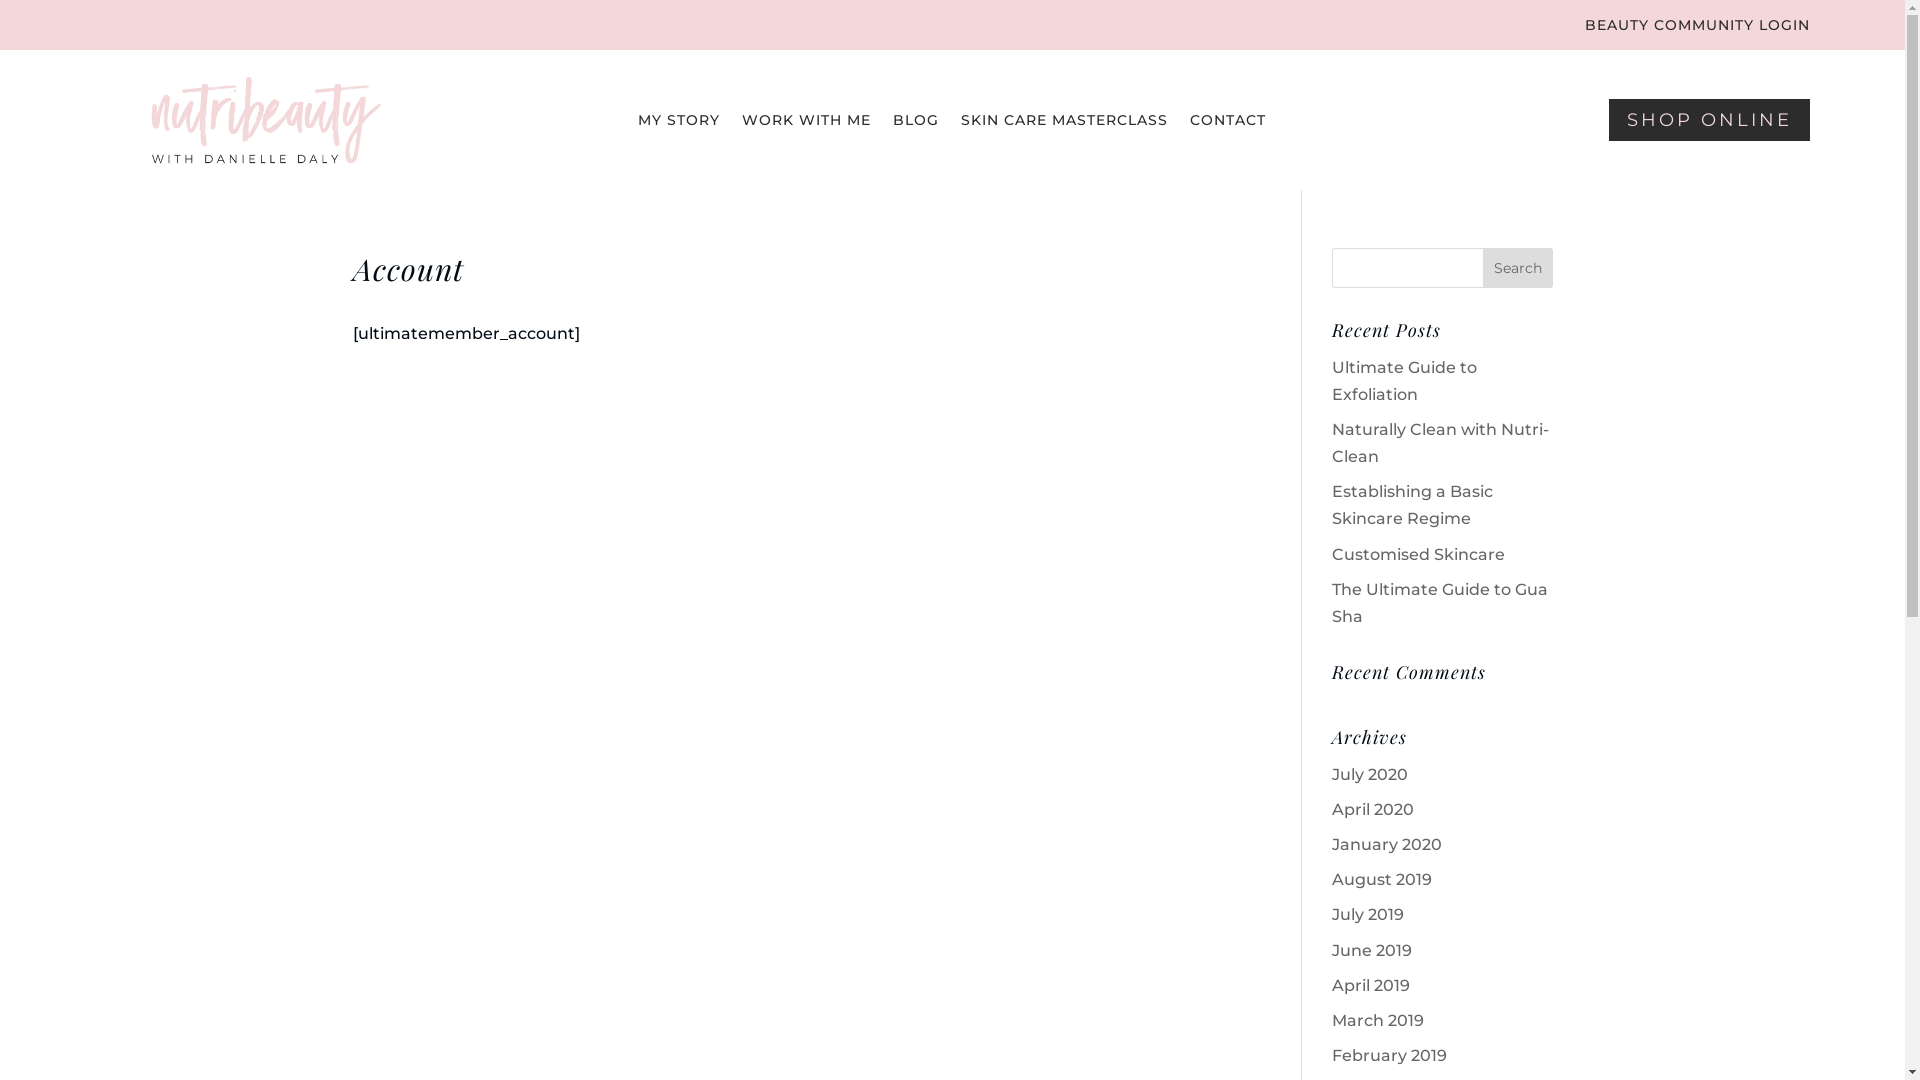 Image resolution: width=1920 pixels, height=1080 pixels. What do you see at coordinates (1376, 1020) in the screenshot?
I see `'March 2019'` at bounding box center [1376, 1020].